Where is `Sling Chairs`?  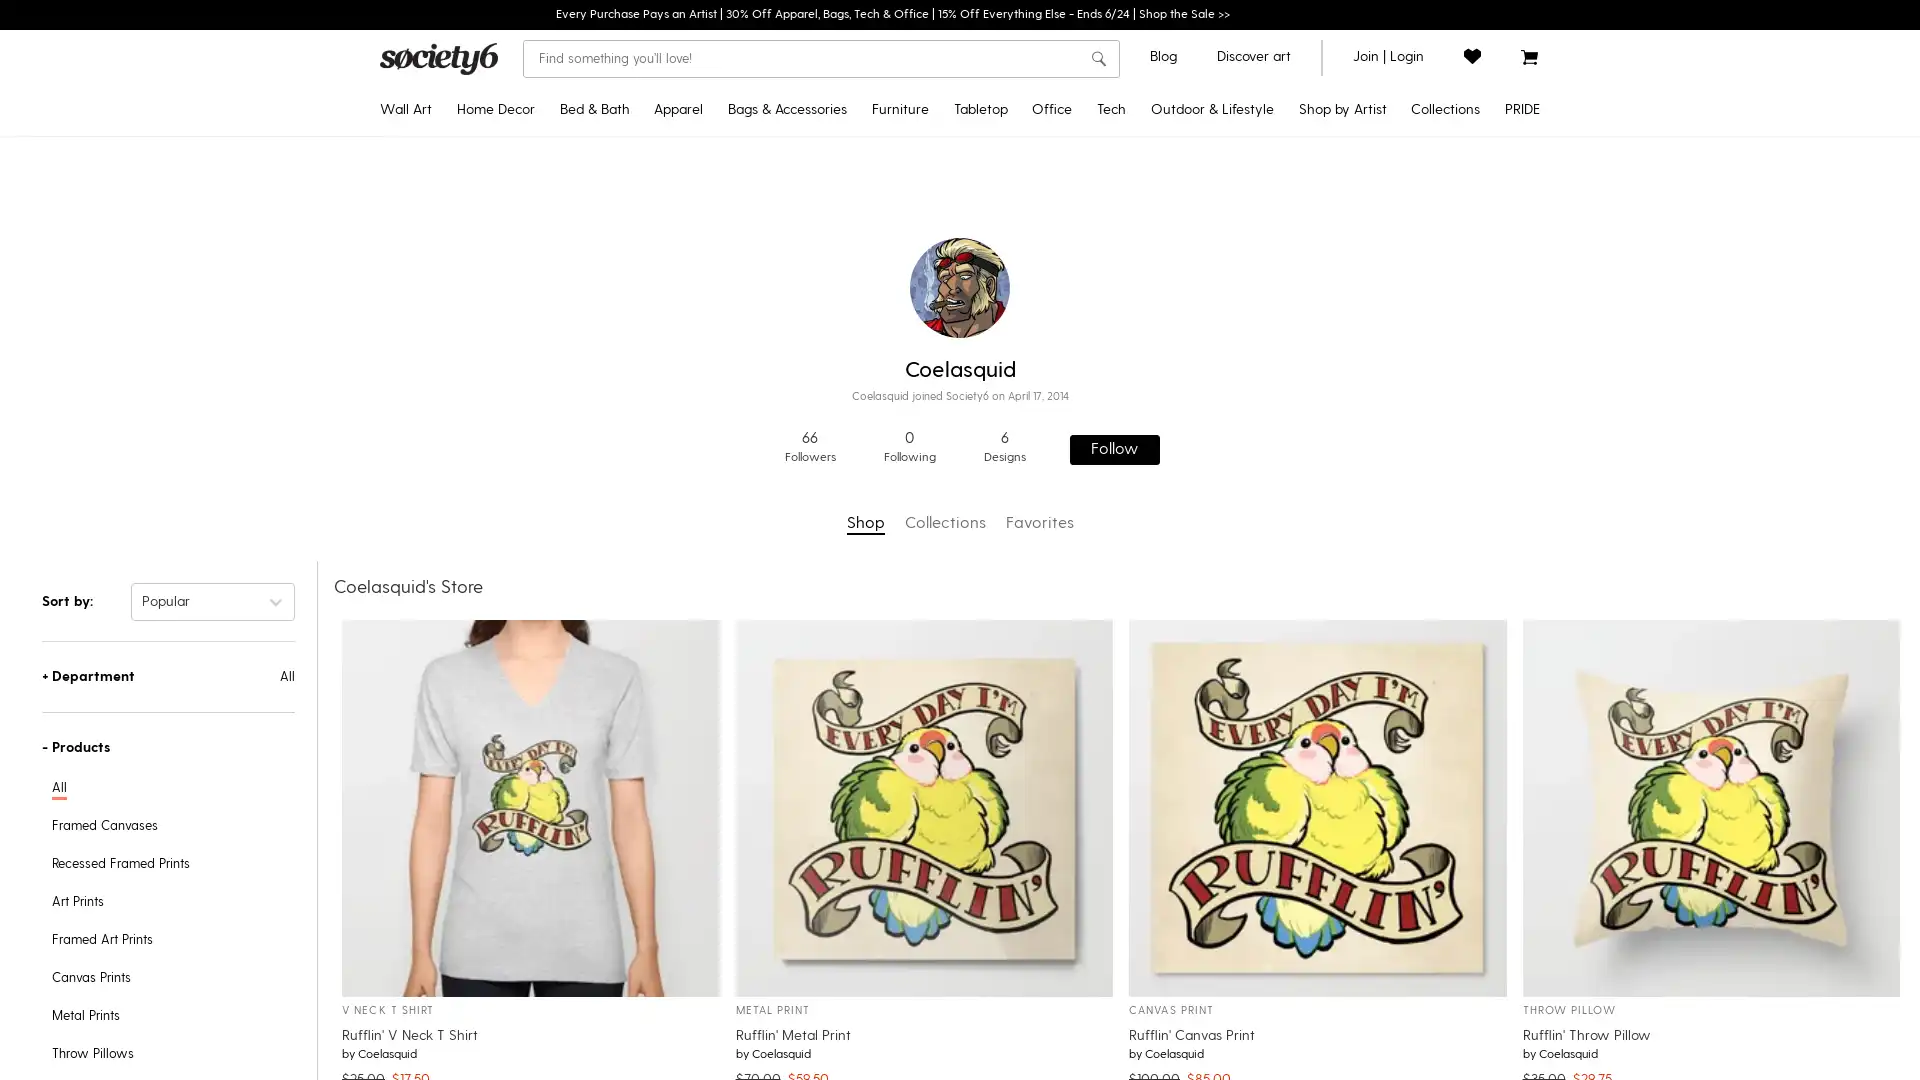 Sling Chairs is located at coordinates (1238, 515).